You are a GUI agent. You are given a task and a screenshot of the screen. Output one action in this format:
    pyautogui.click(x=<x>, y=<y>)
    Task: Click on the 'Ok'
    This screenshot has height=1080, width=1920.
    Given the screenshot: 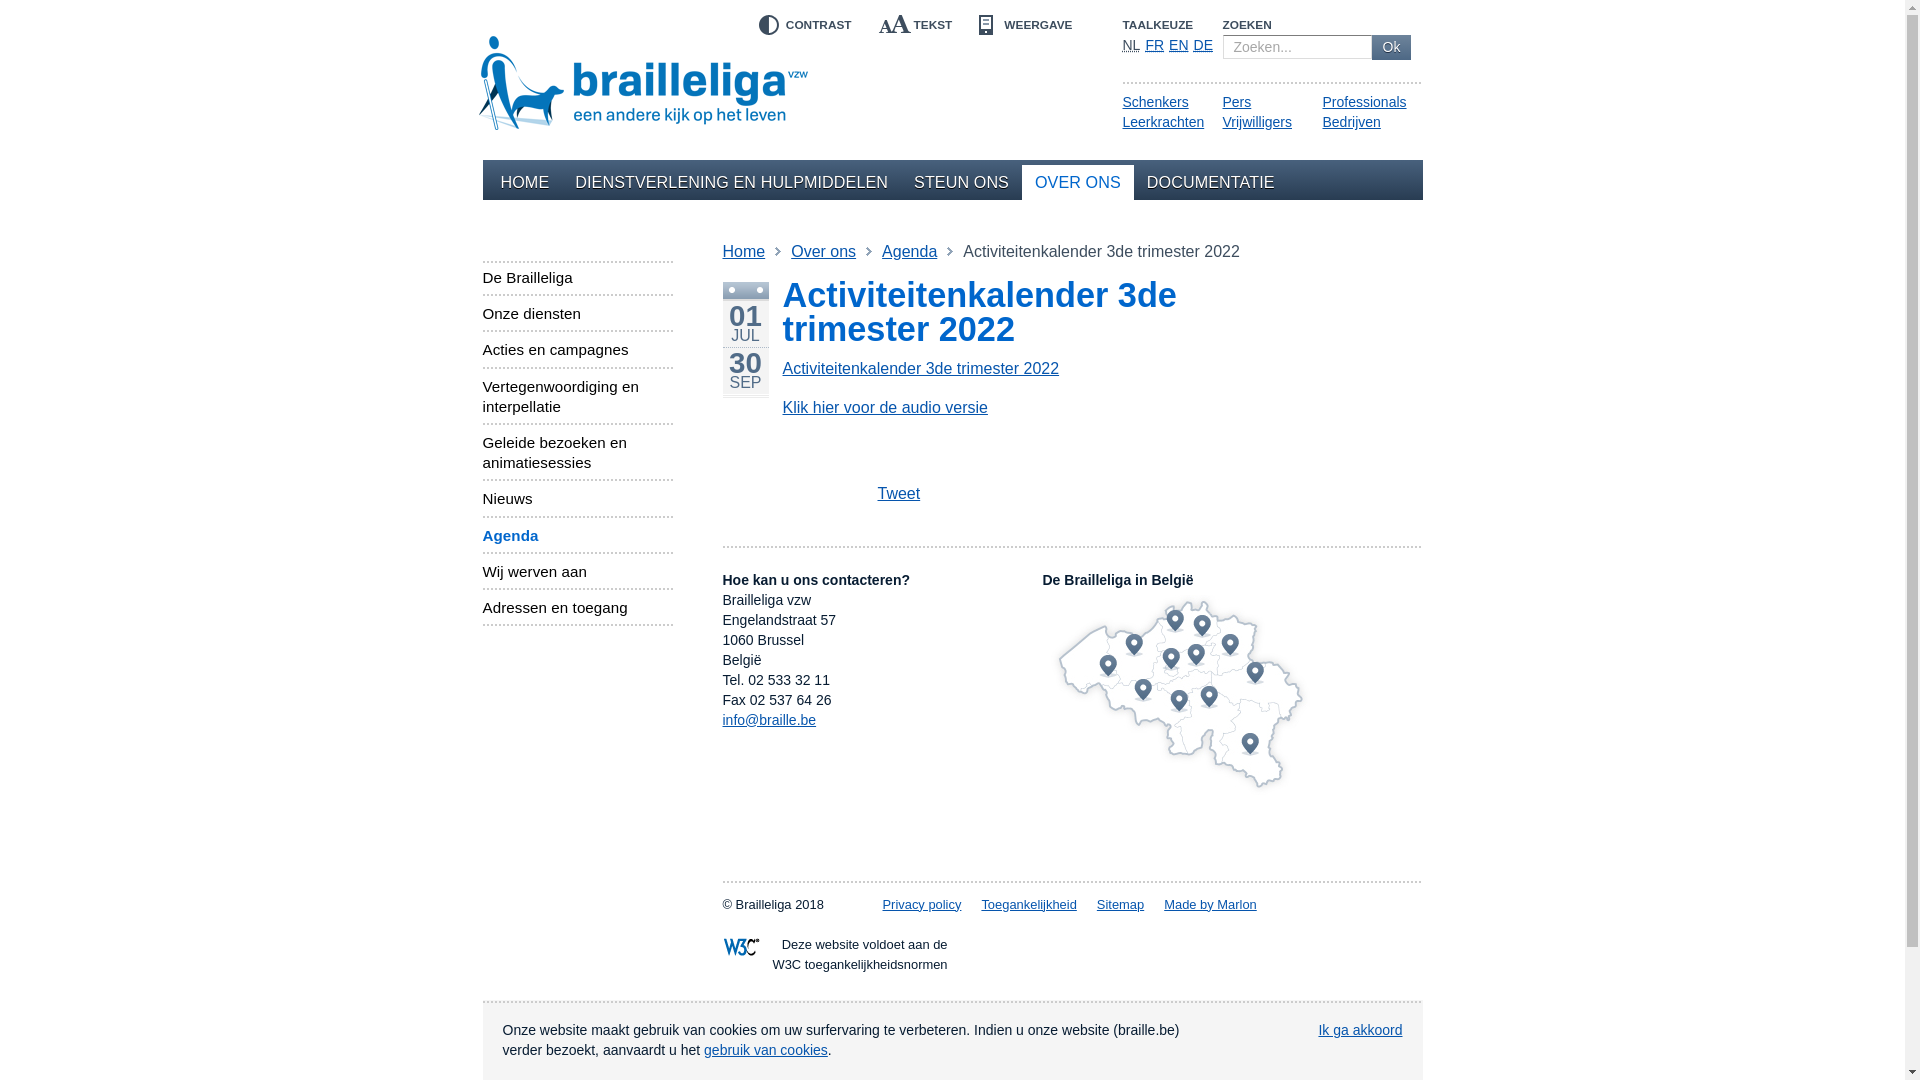 What is the action you would take?
    pyautogui.click(x=1371, y=46)
    